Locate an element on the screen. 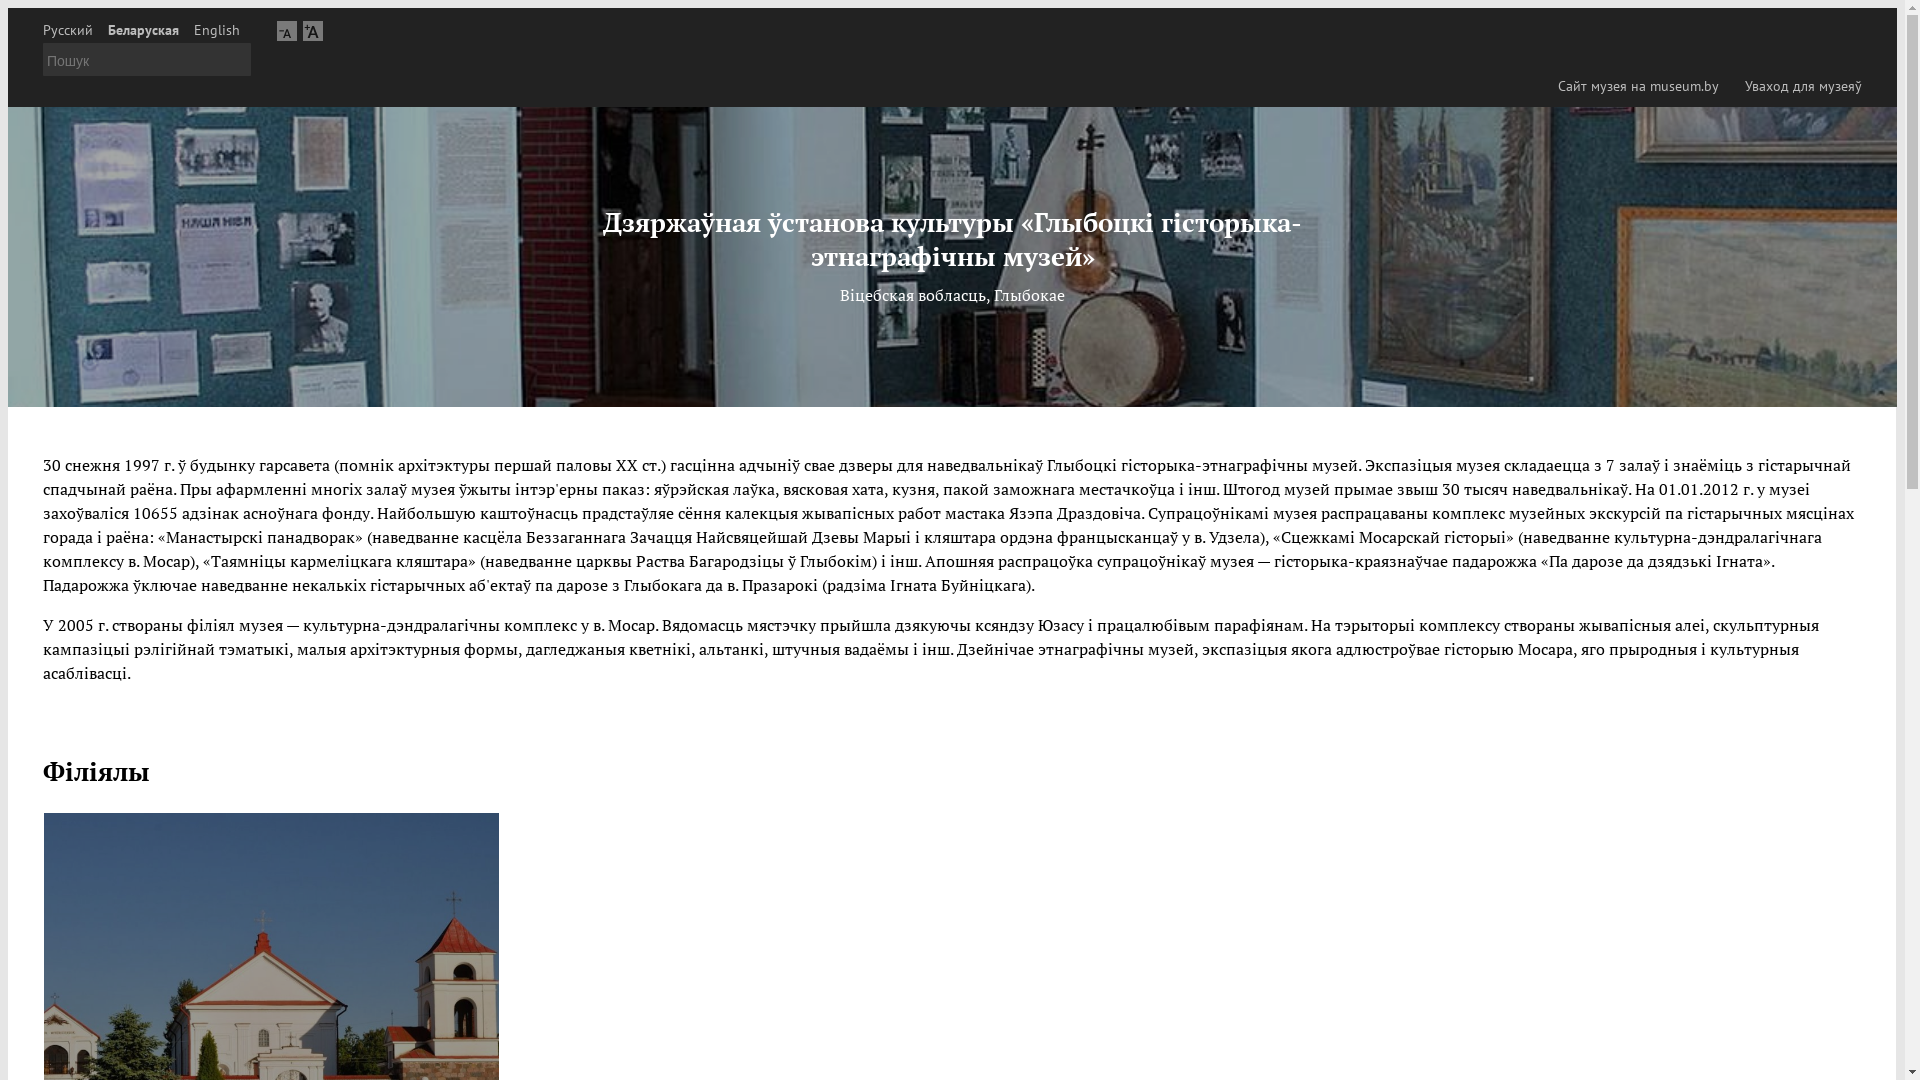  'A' is located at coordinates (286, 30).